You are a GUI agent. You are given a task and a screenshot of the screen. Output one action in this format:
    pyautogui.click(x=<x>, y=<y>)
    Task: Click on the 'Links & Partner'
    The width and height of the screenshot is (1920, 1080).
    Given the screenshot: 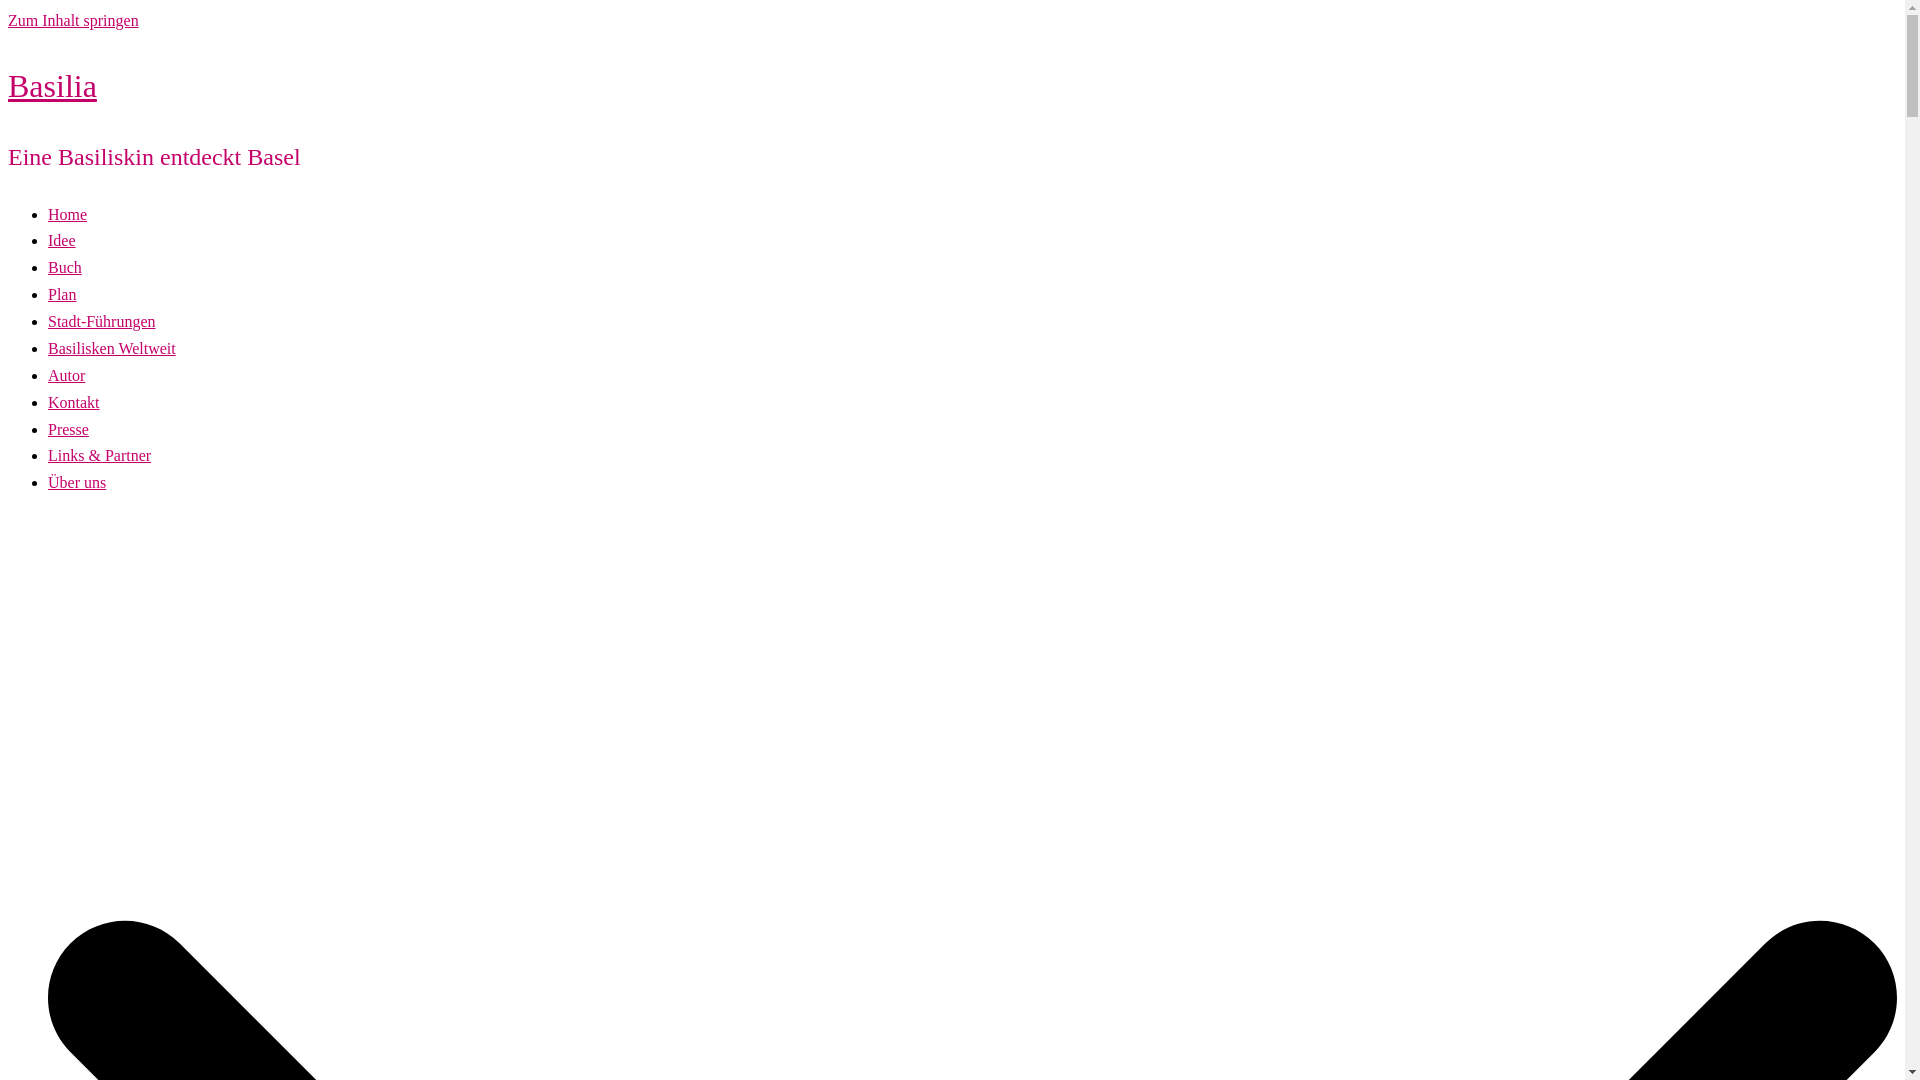 What is the action you would take?
    pyautogui.click(x=48, y=455)
    